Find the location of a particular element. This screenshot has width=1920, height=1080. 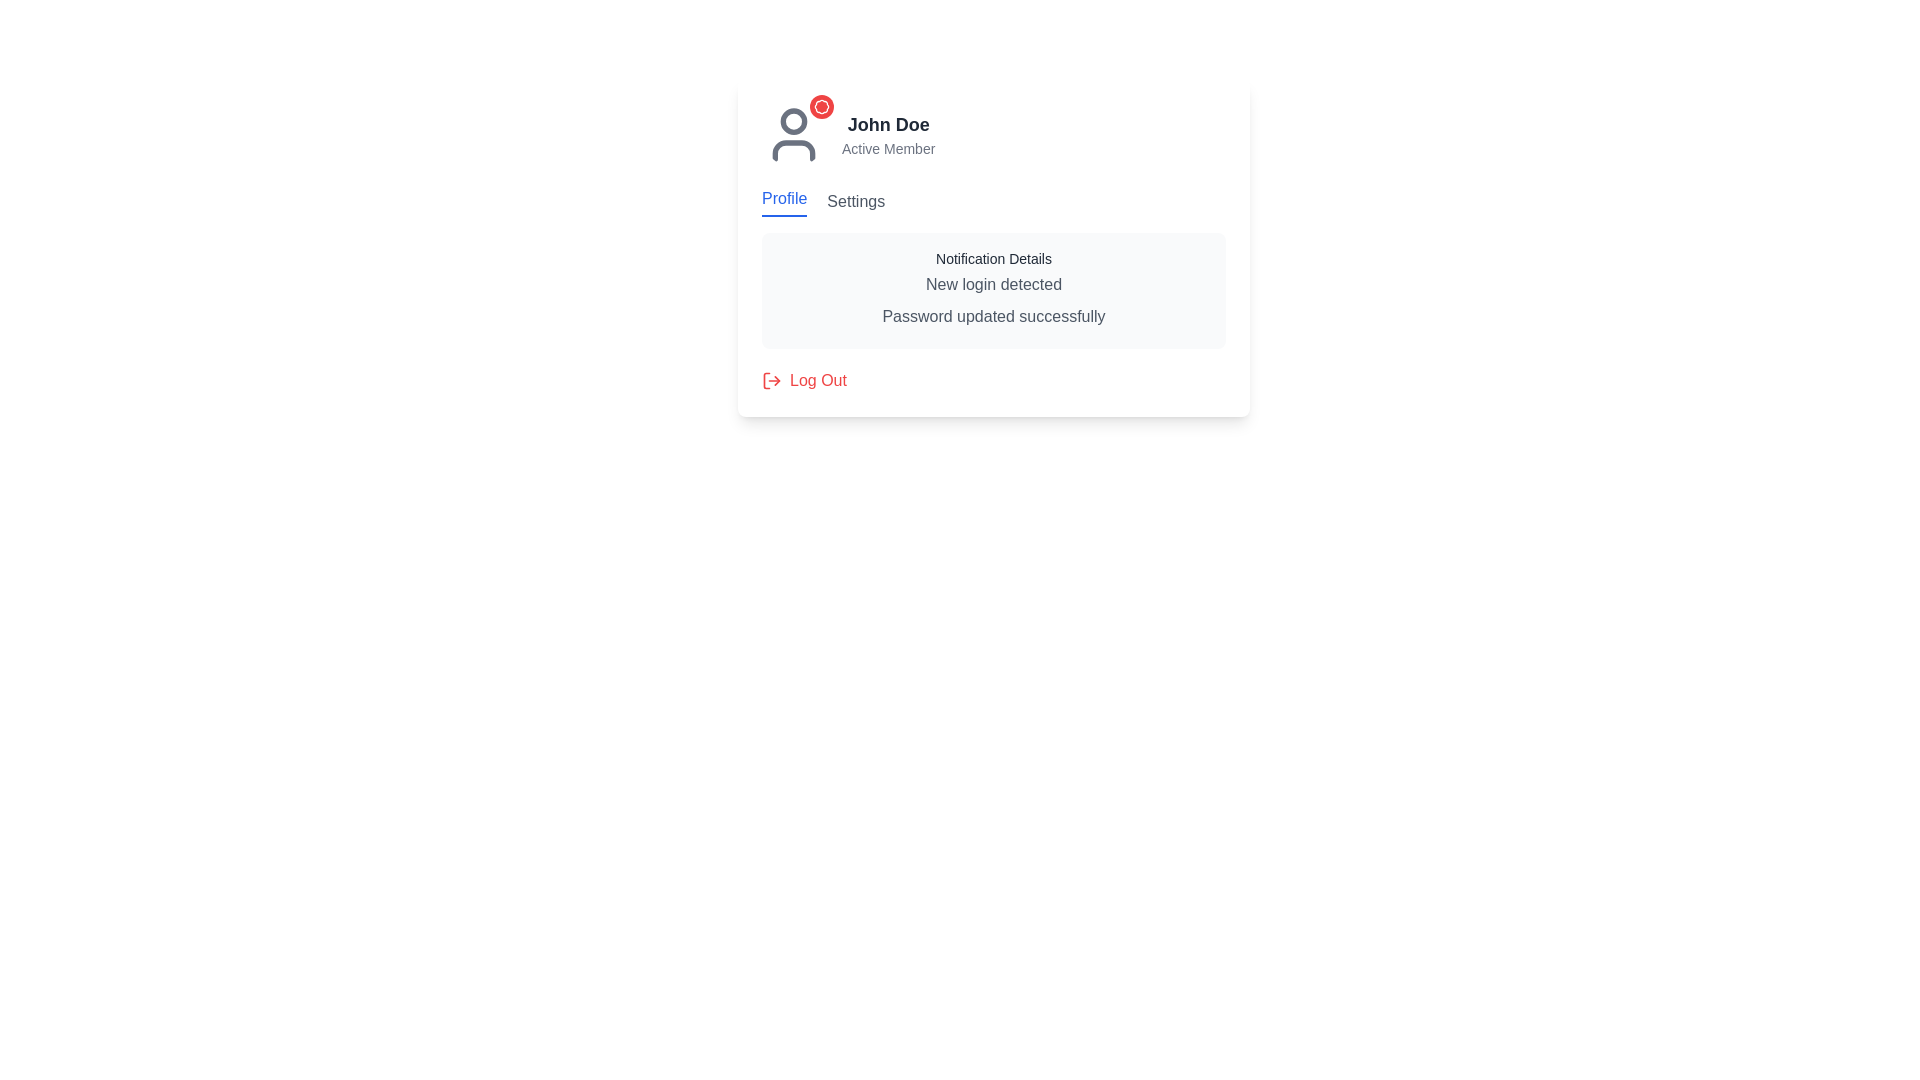

the 'Settings' text label, which is a gray font clickable element located to the right of the 'Profile' label in a horizontal layout is located at coordinates (856, 201).